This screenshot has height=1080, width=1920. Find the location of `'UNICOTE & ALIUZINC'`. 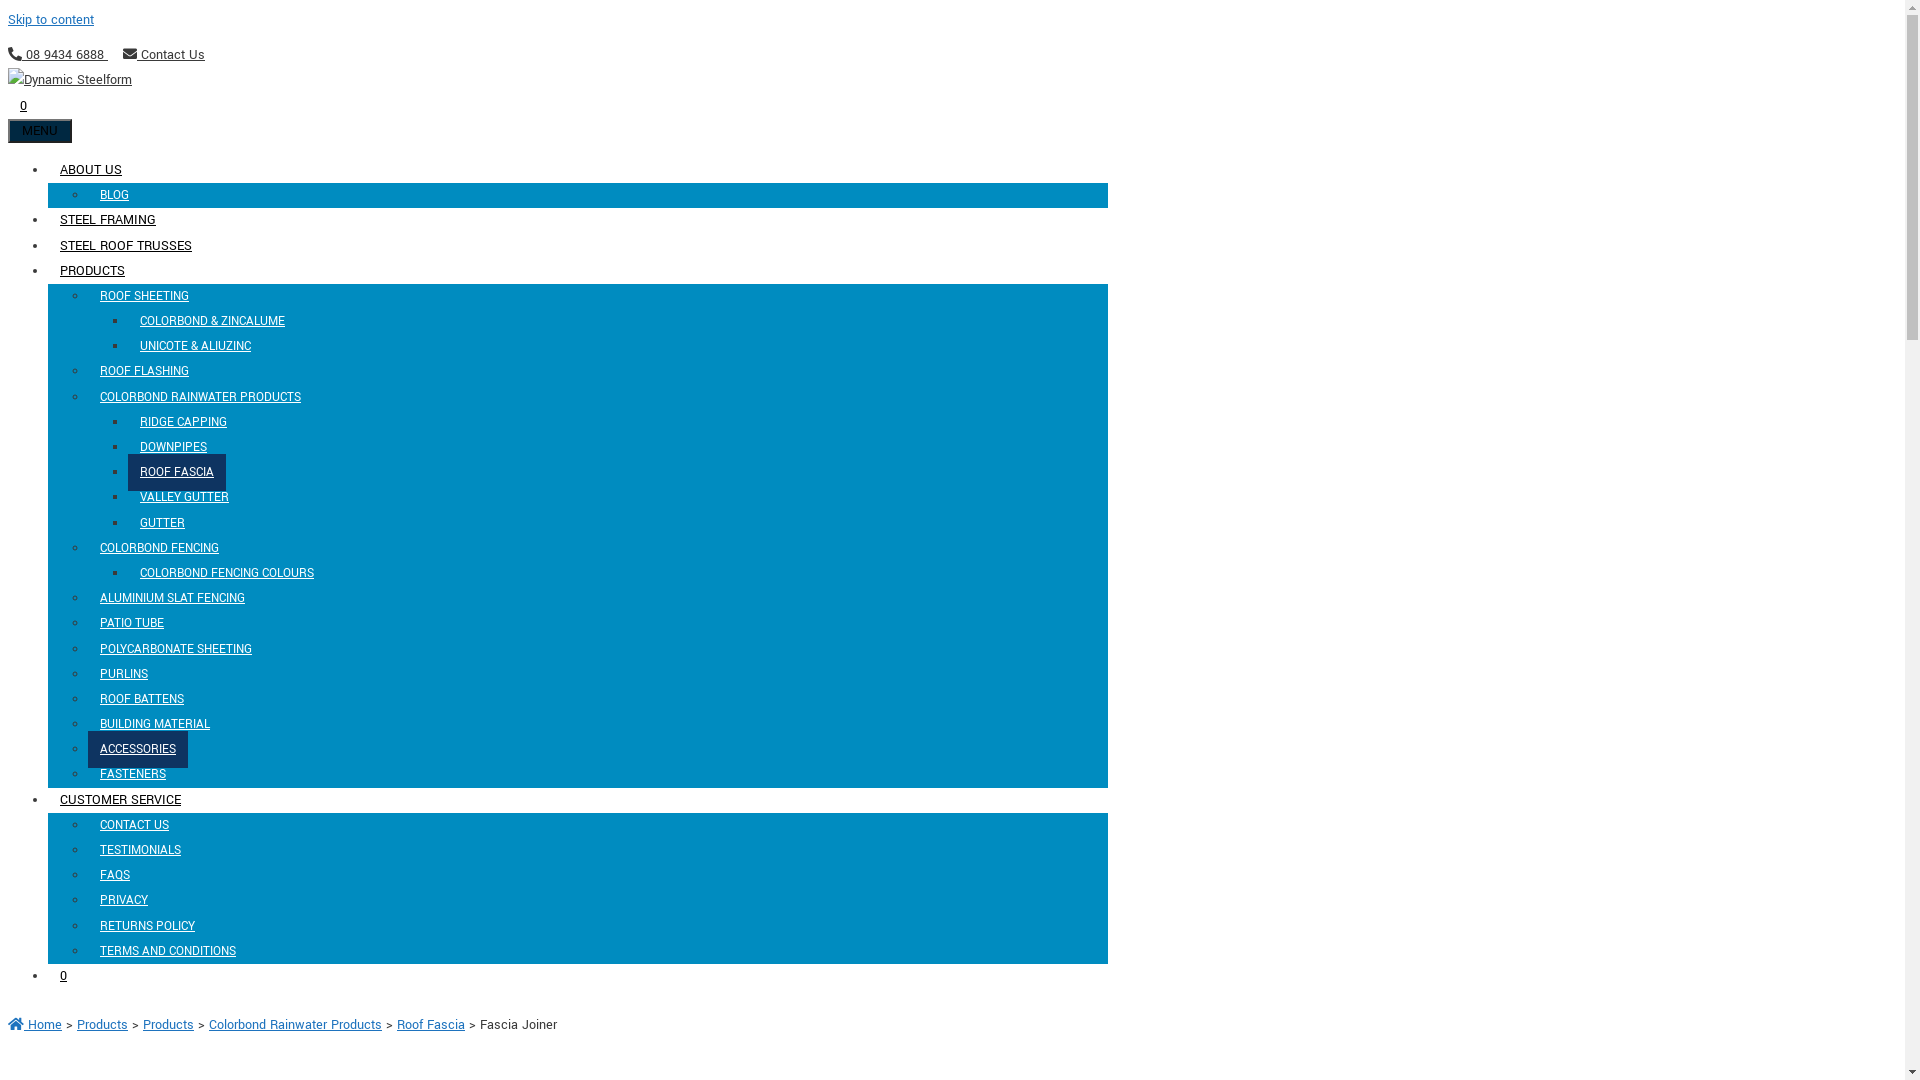

'UNICOTE & ALIUZINC' is located at coordinates (195, 345).